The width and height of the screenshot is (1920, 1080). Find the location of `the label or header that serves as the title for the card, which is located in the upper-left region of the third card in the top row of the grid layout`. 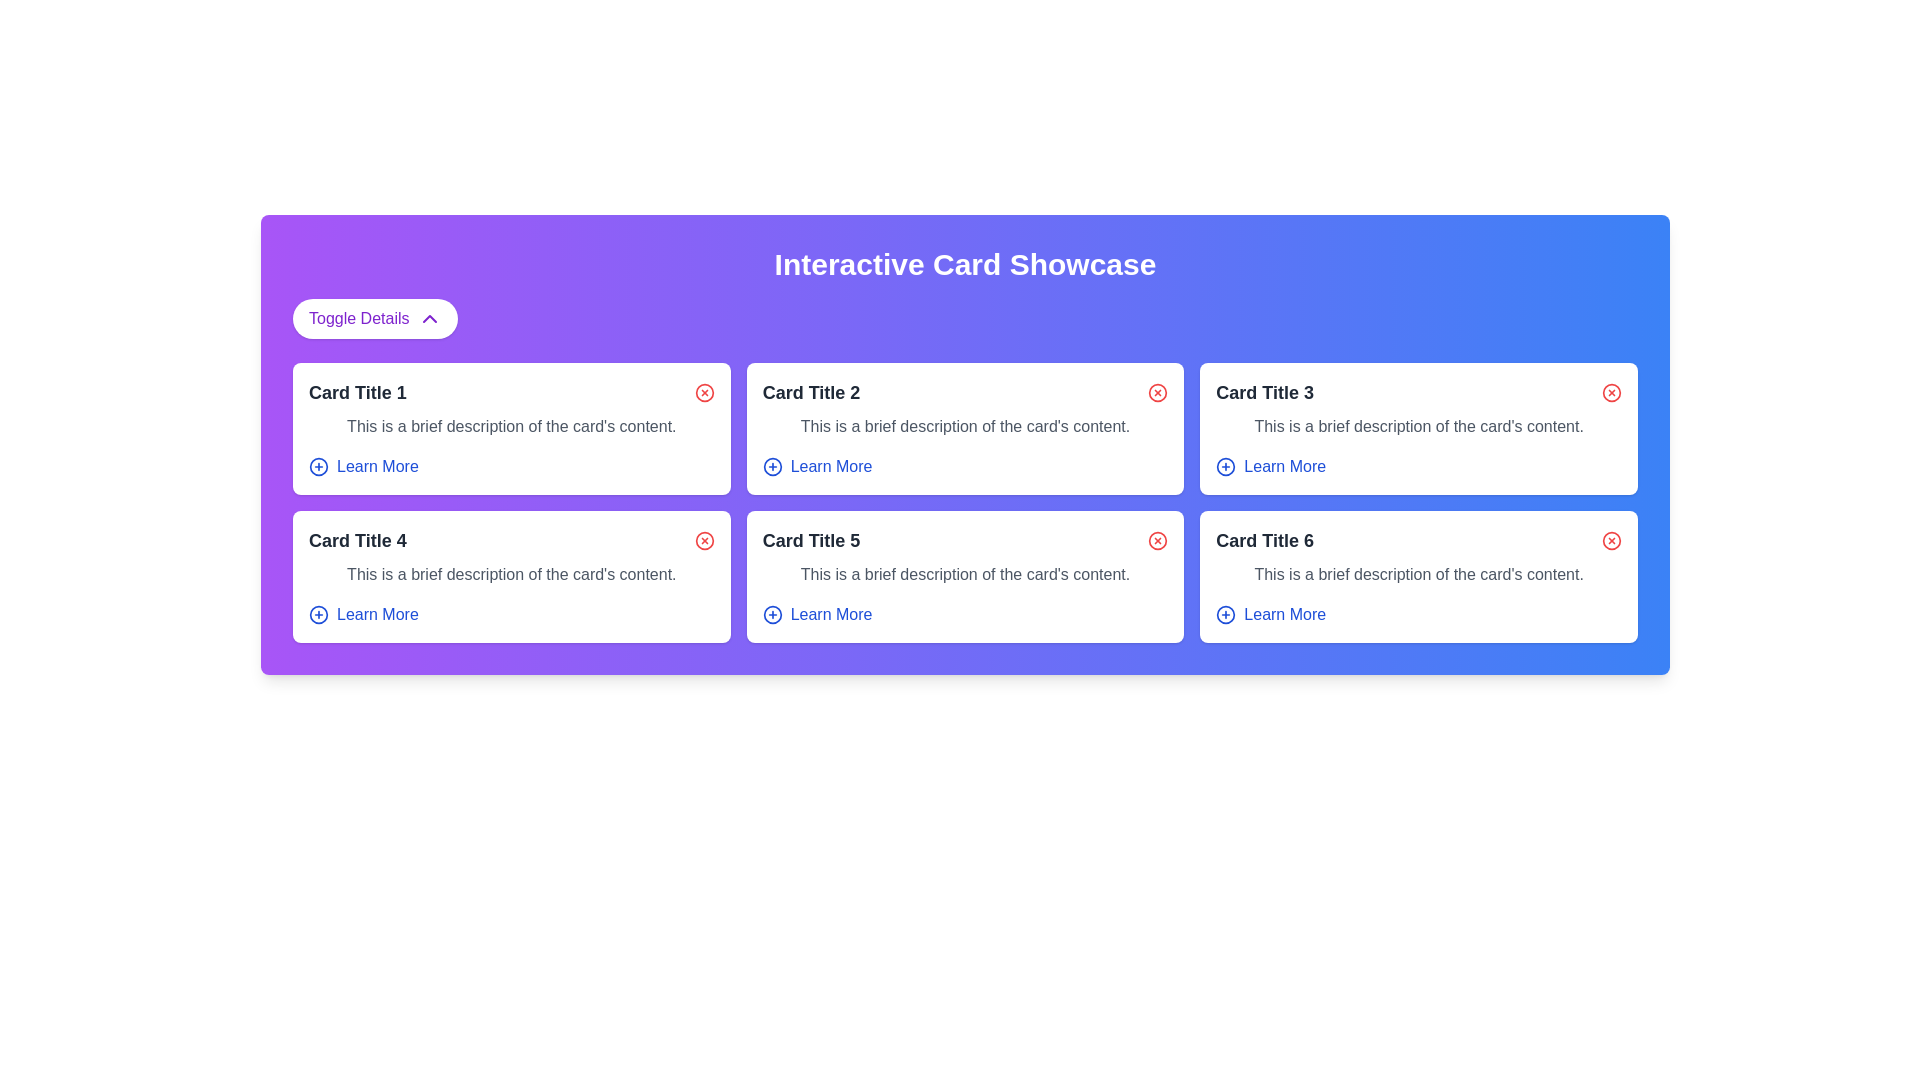

the label or header that serves as the title for the card, which is located in the upper-left region of the third card in the top row of the grid layout is located at coordinates (1264, 393).